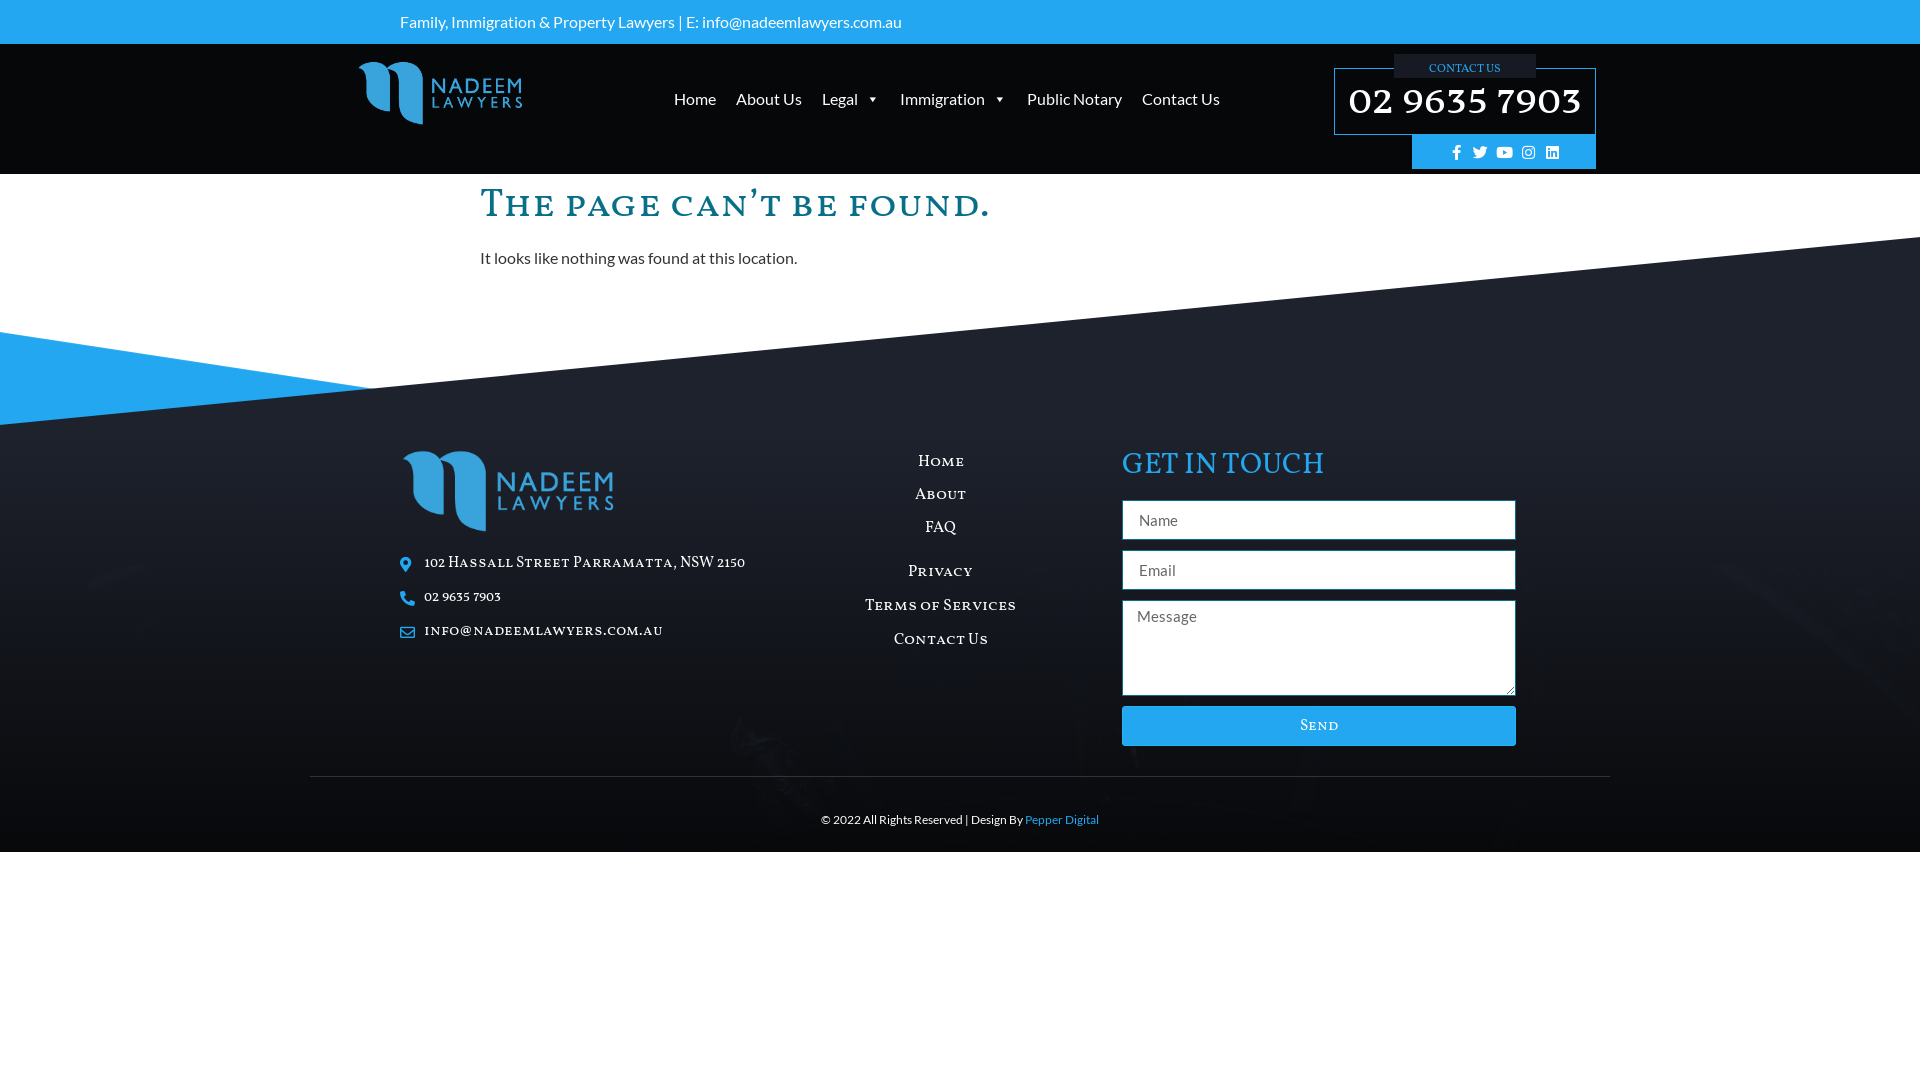 Image resolution: width=1920 pixels, height=1080 pixels. Describe the element at coordinates (939, 527) in the screenshot. I see `'FAQ'` at that location.